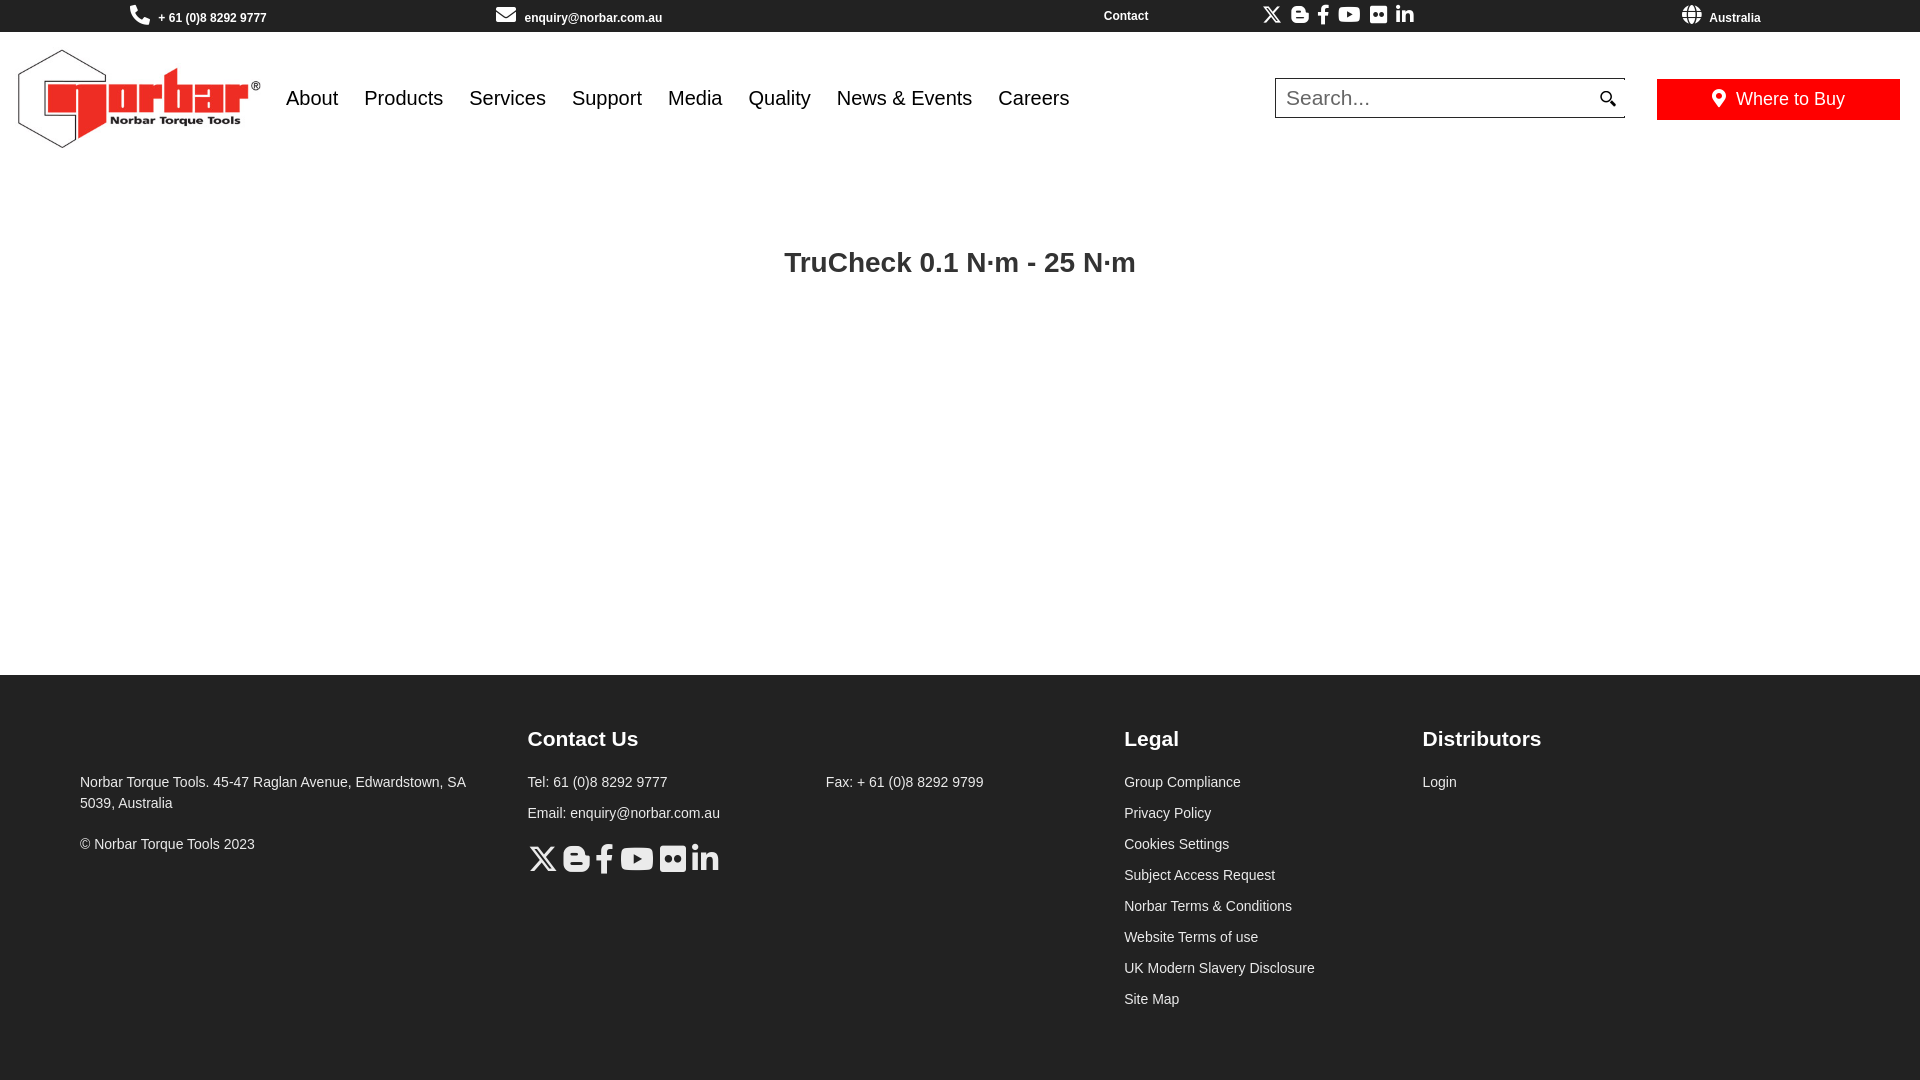 The image size is (1920, 1080). Describe the element at coordinates (1151, 999) in the screenshot. I see `'Site Map'` at that location.